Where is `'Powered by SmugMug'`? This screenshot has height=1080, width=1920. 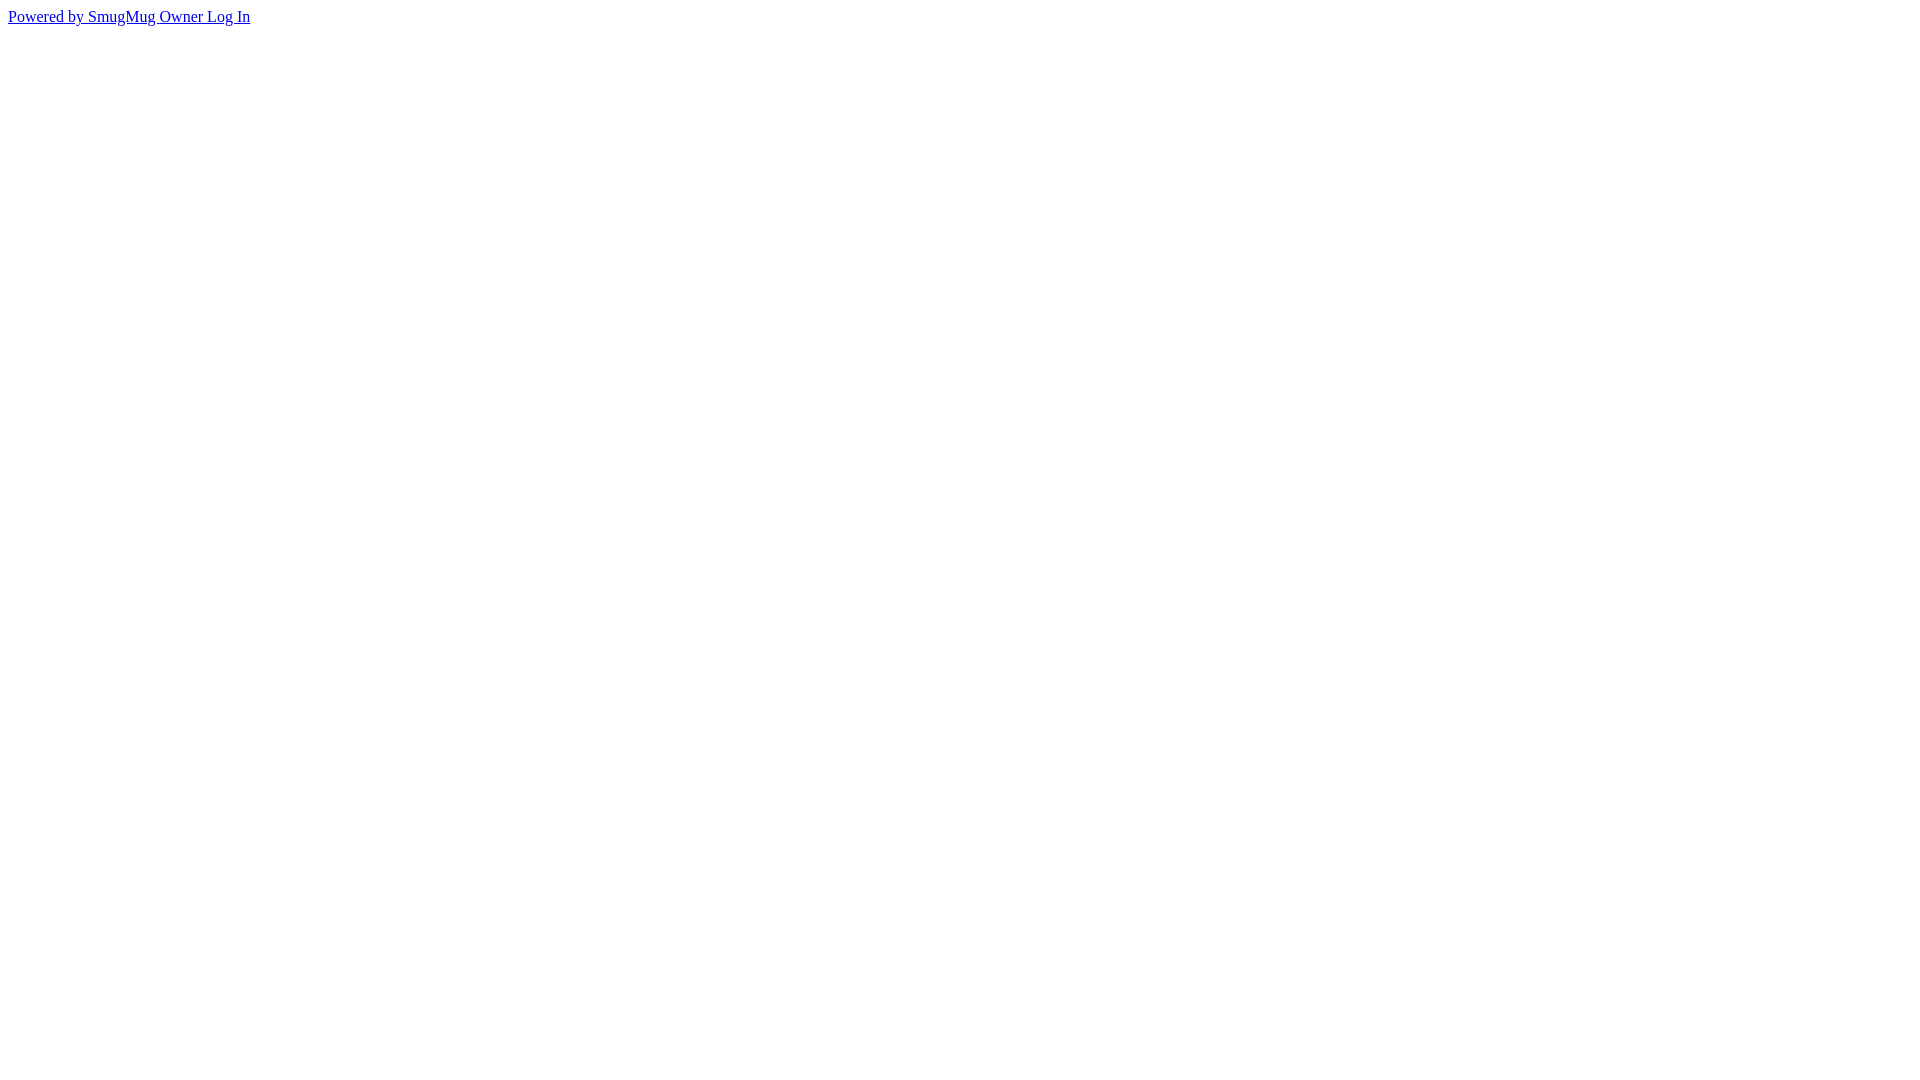
'Powered by SmugMug' is located at coordinates (82, 16).